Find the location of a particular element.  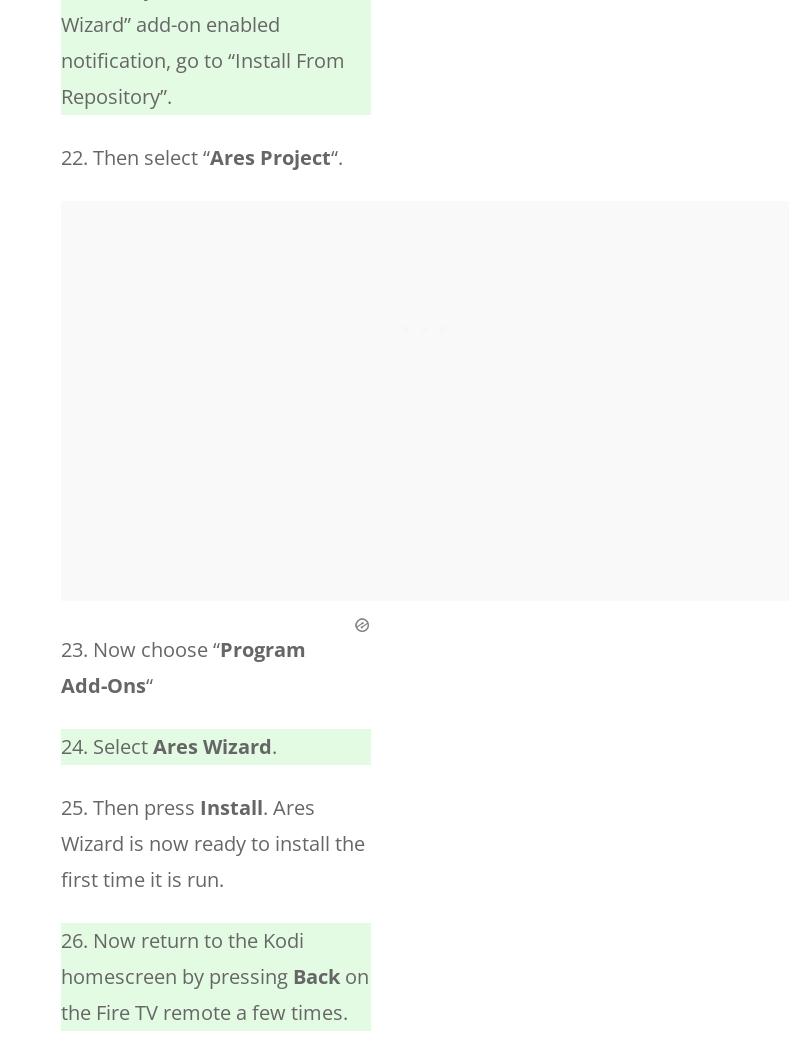

'on the Fire TV remote a few times.' is located at coordinates (214, 994).